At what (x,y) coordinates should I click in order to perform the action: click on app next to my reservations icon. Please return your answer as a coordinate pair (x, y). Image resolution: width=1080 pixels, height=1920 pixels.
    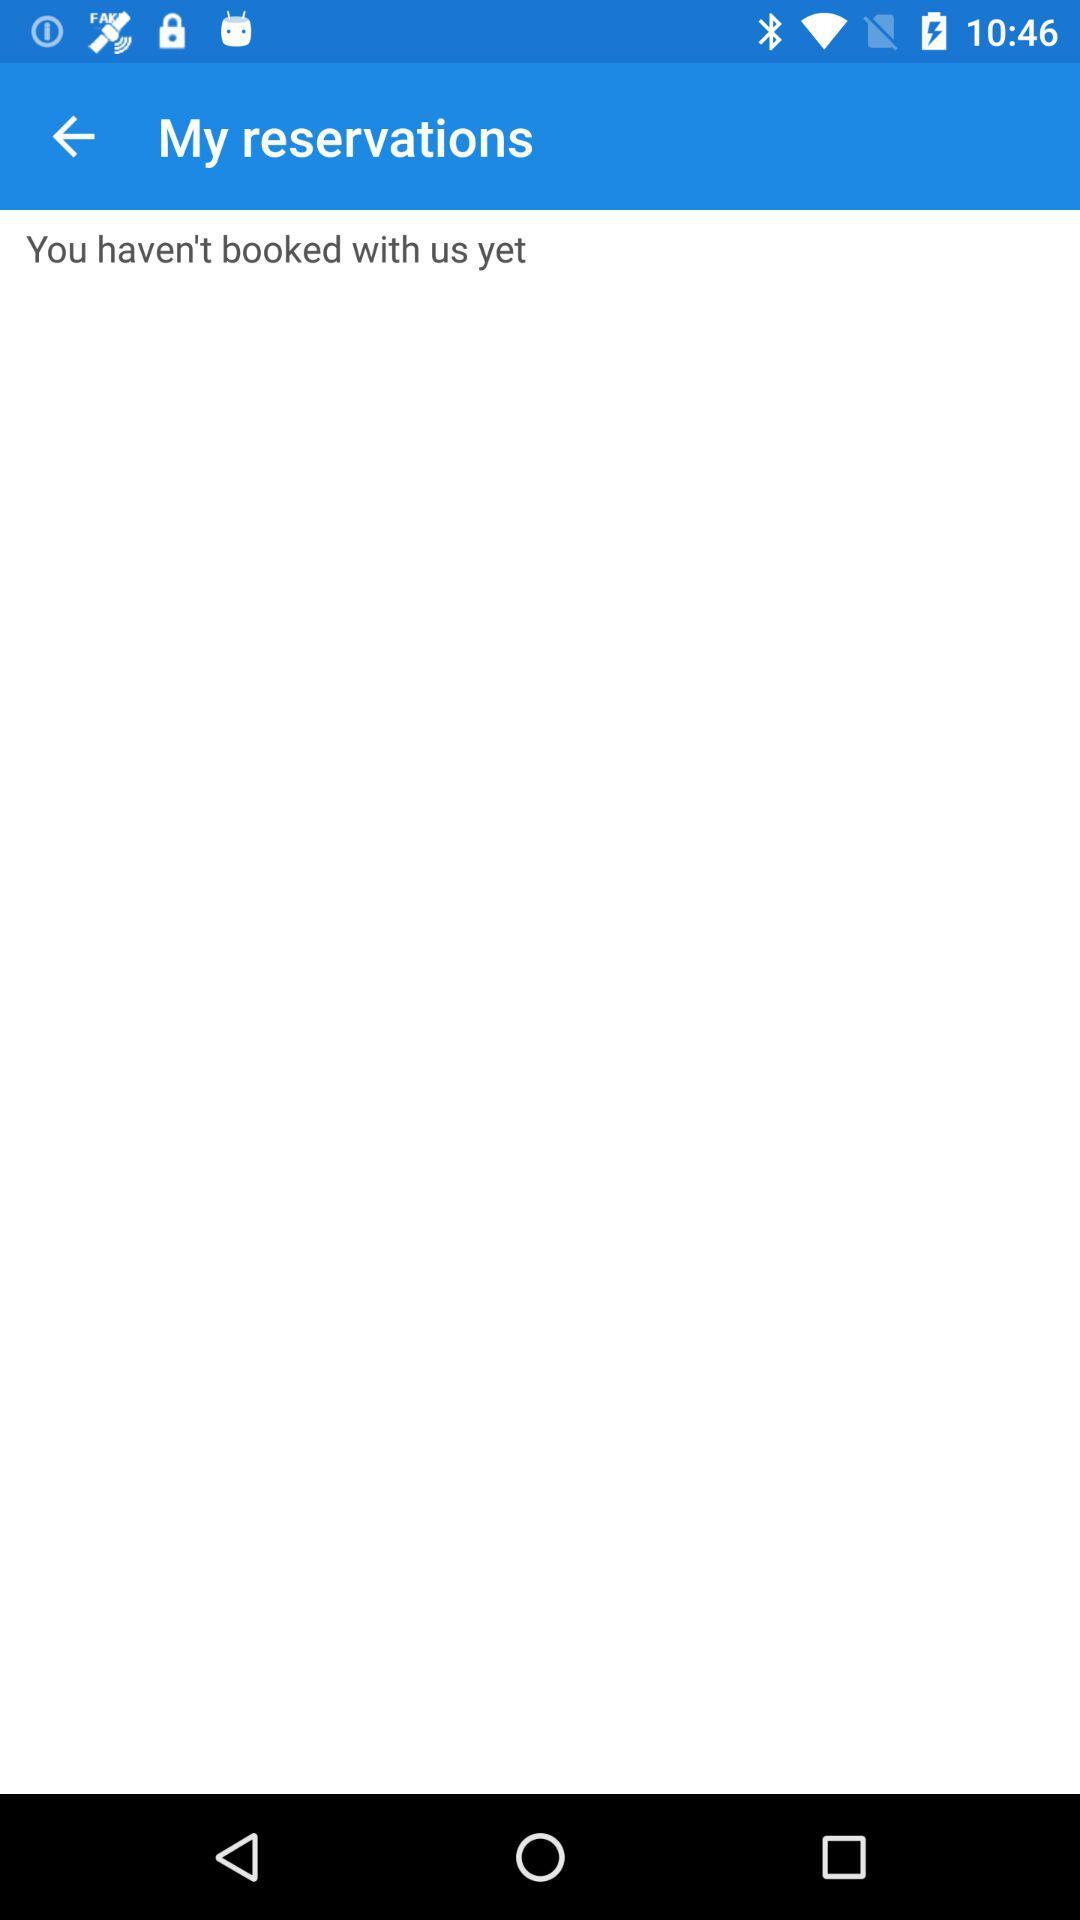
    Looking at the image, I should click on (72, 135).